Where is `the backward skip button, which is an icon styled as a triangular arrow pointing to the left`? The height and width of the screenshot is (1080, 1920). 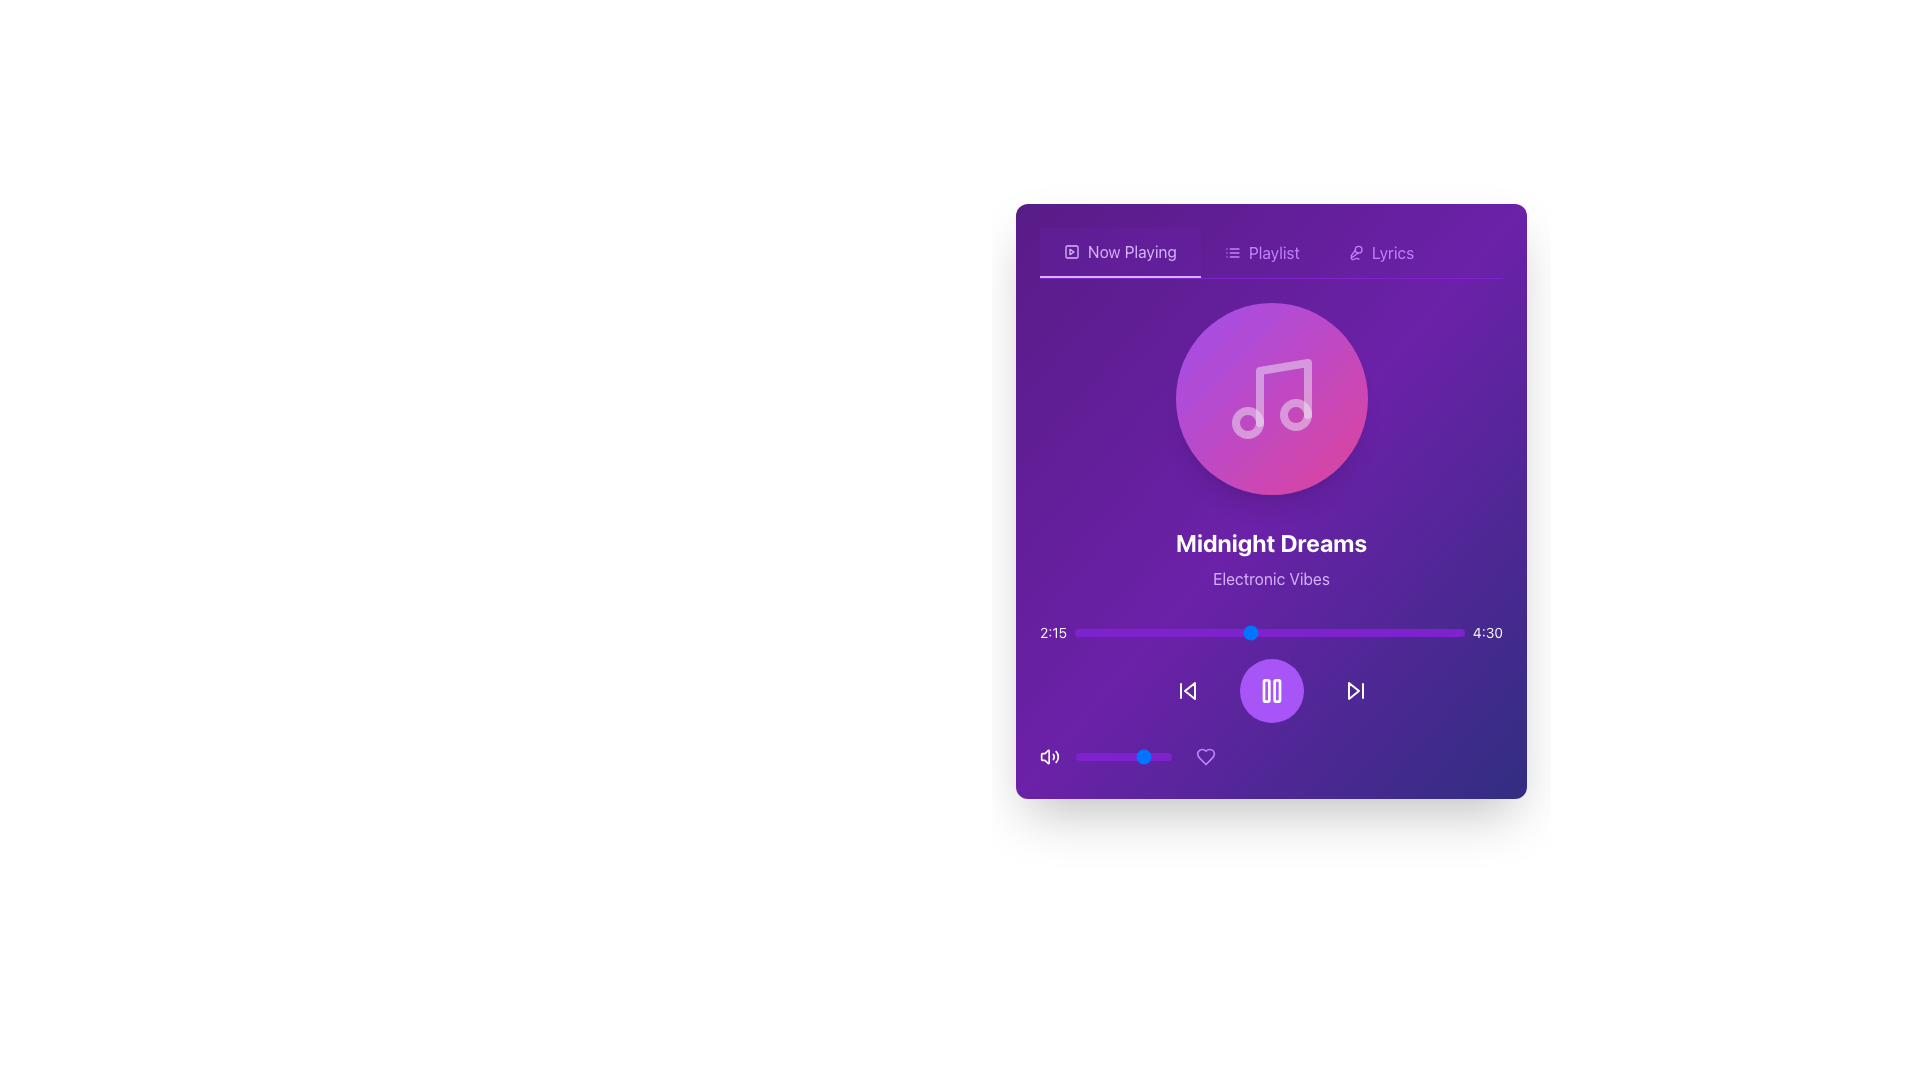 the backward skip button, which is an icon styled as a triangular arrow pointing to the left is located at coordinates (1187, 689).